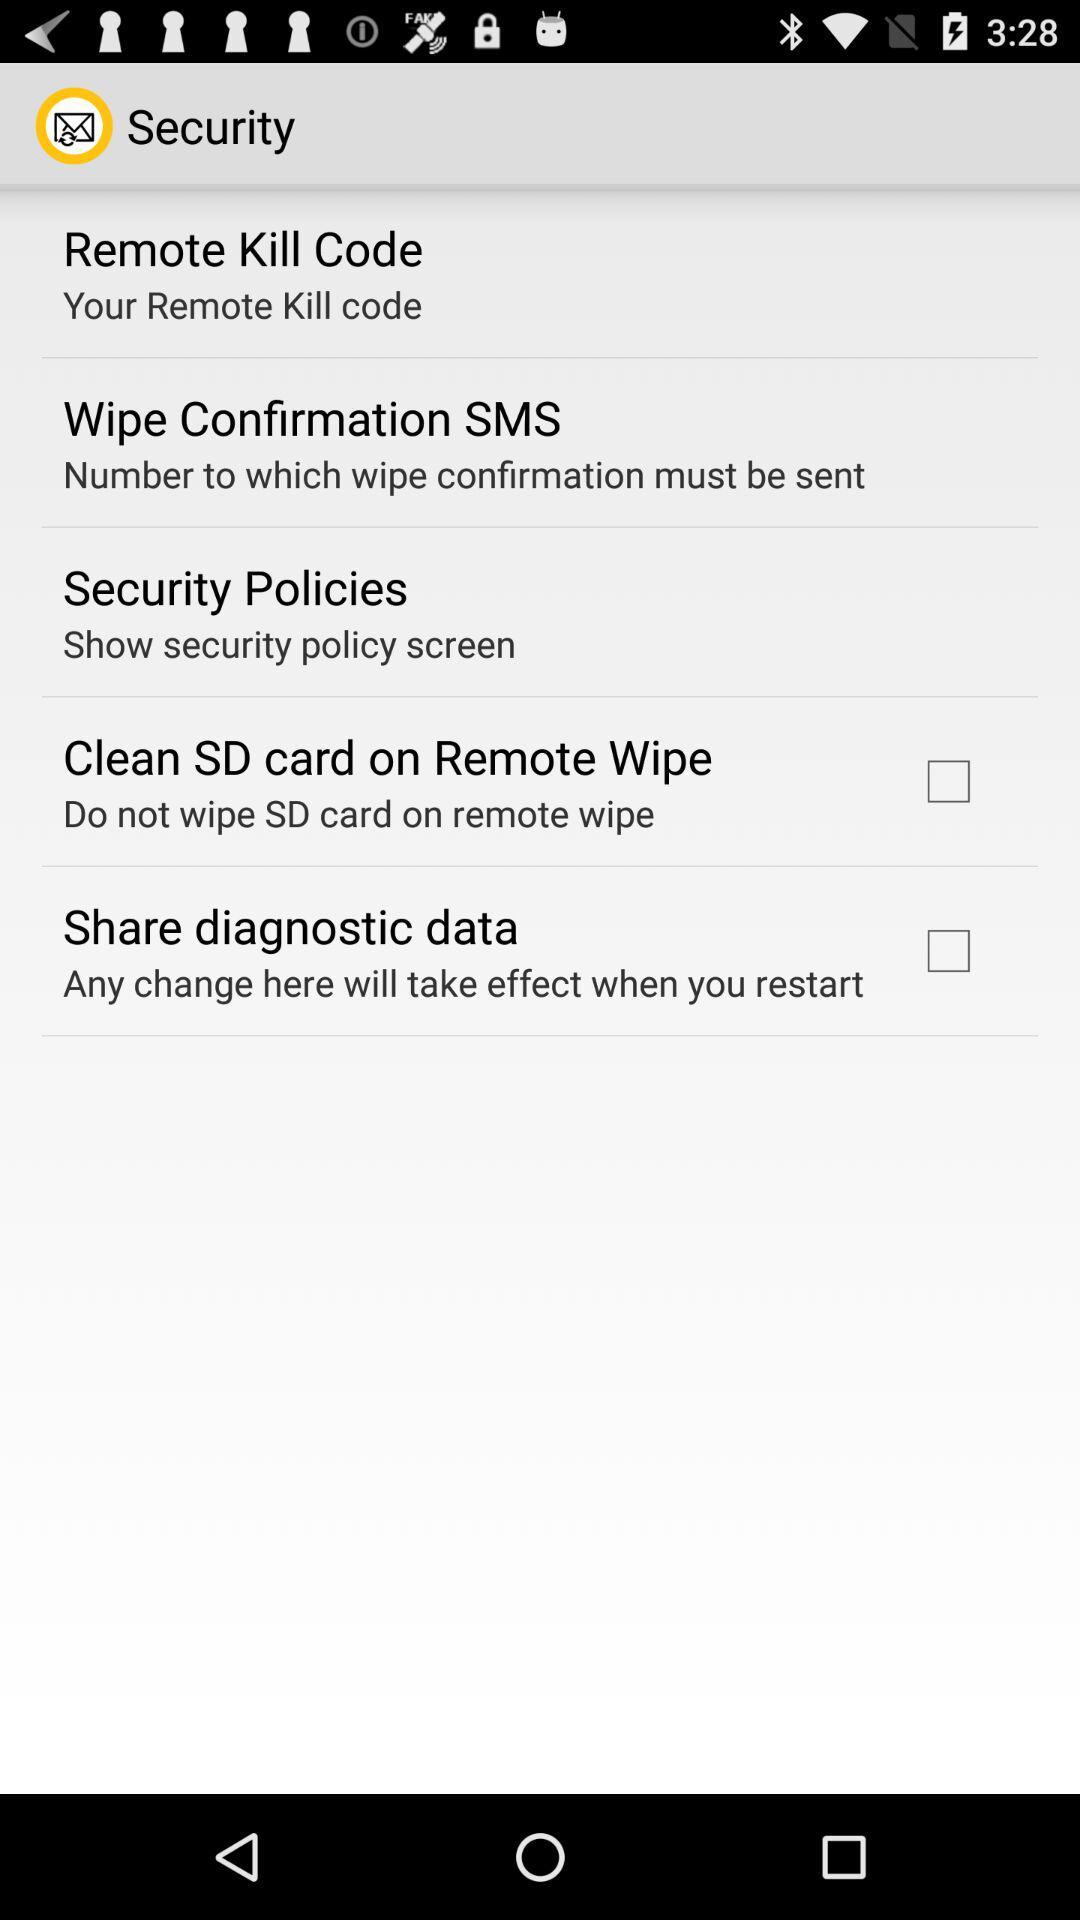 The width and height of the screenshot is (1080, 1920). I want to click on item below the number to which app, so click(234, 585).